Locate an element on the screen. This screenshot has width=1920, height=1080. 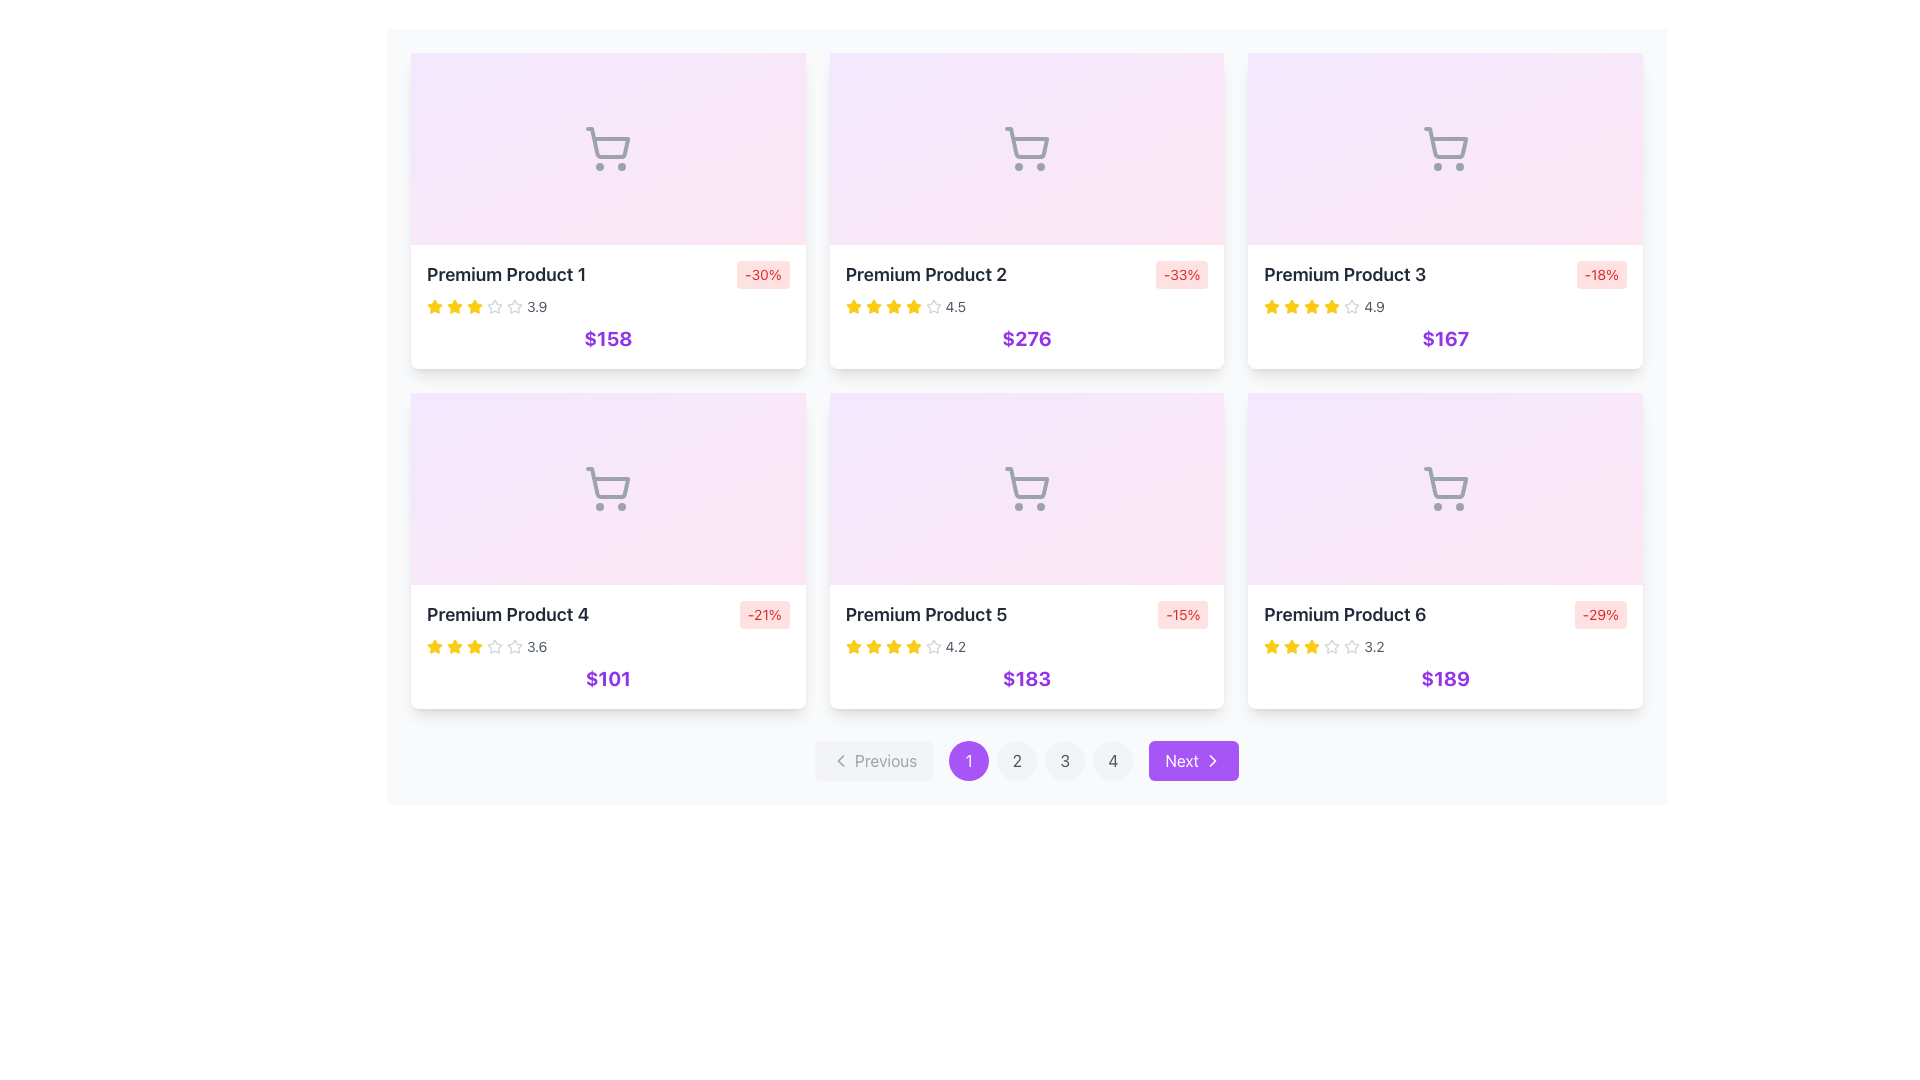
the star icon that indicates the quality rating of the product titled 'Premium Product 6', located at the bottom-right corner of the grid layout is located at coordinates (1292, 646).